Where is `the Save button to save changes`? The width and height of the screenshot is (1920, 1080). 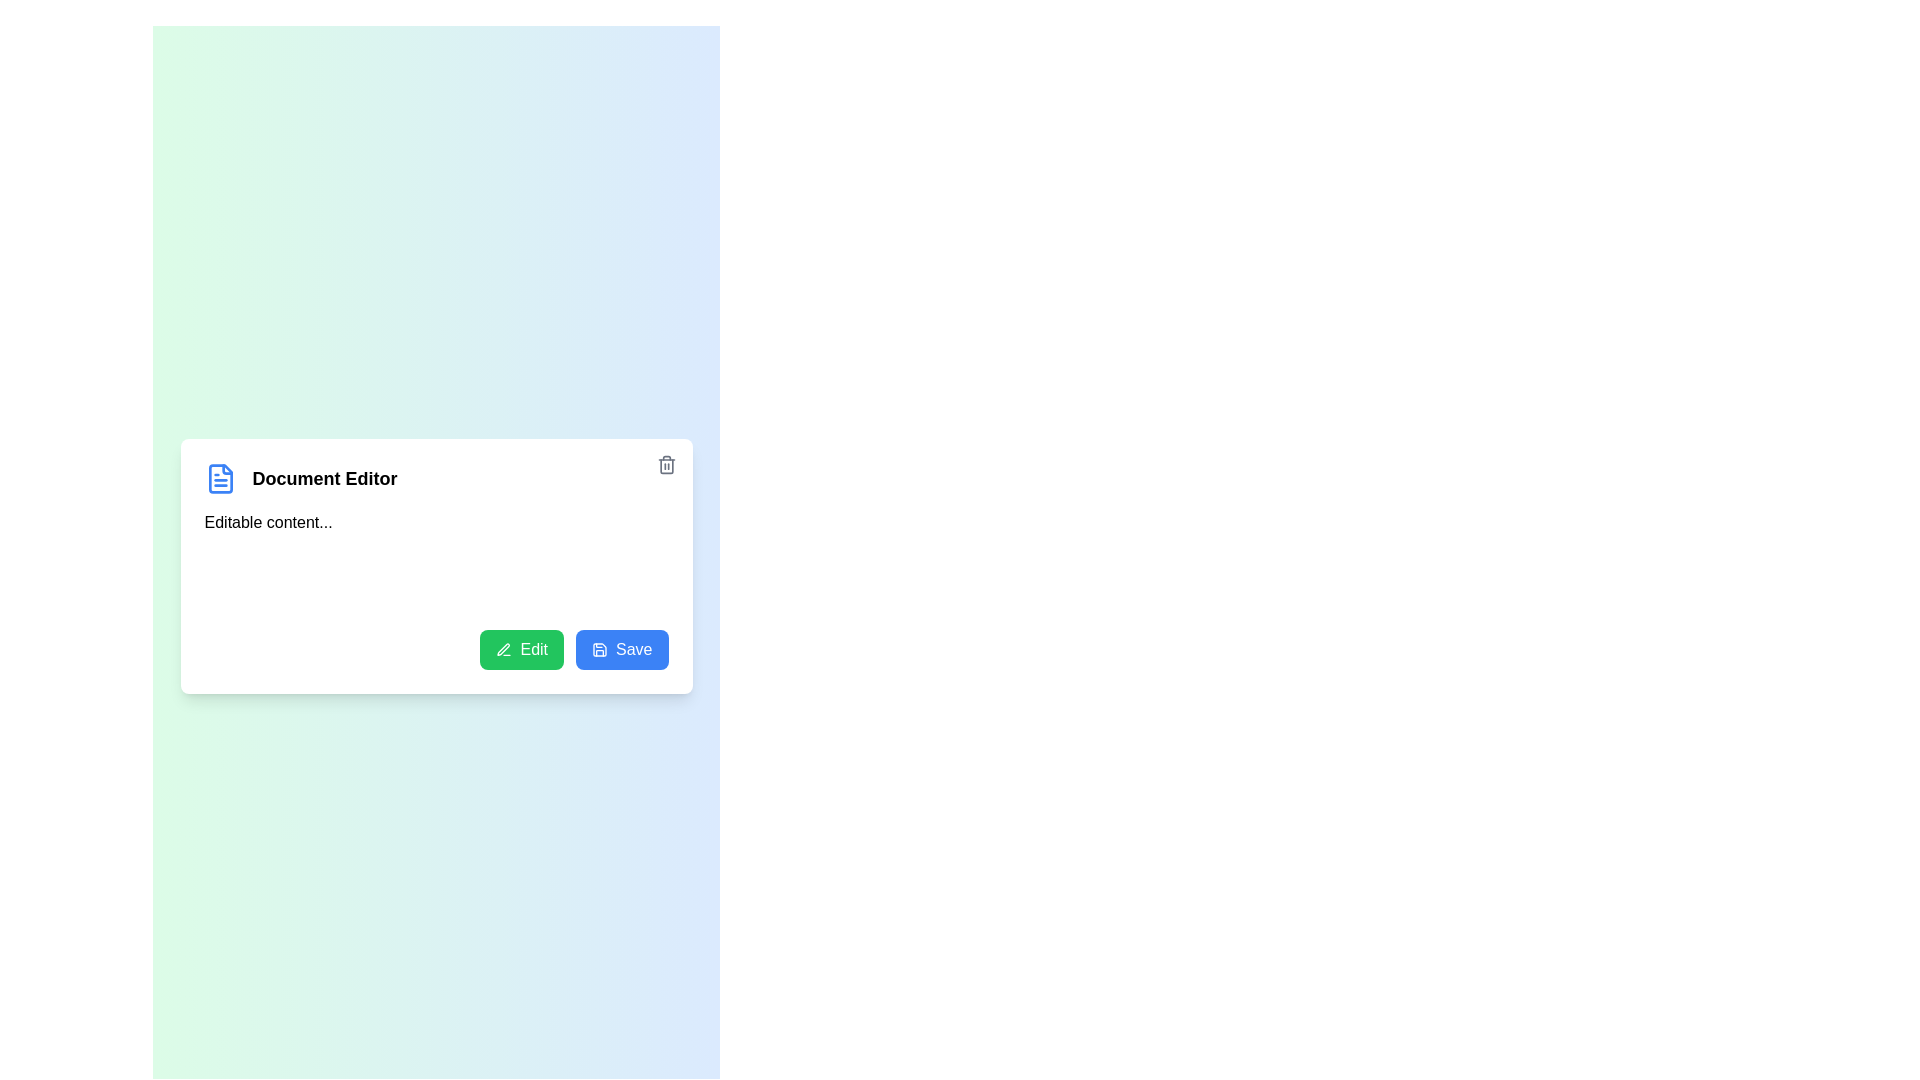 the Save button to save changes is located at coordinates (621, 649).